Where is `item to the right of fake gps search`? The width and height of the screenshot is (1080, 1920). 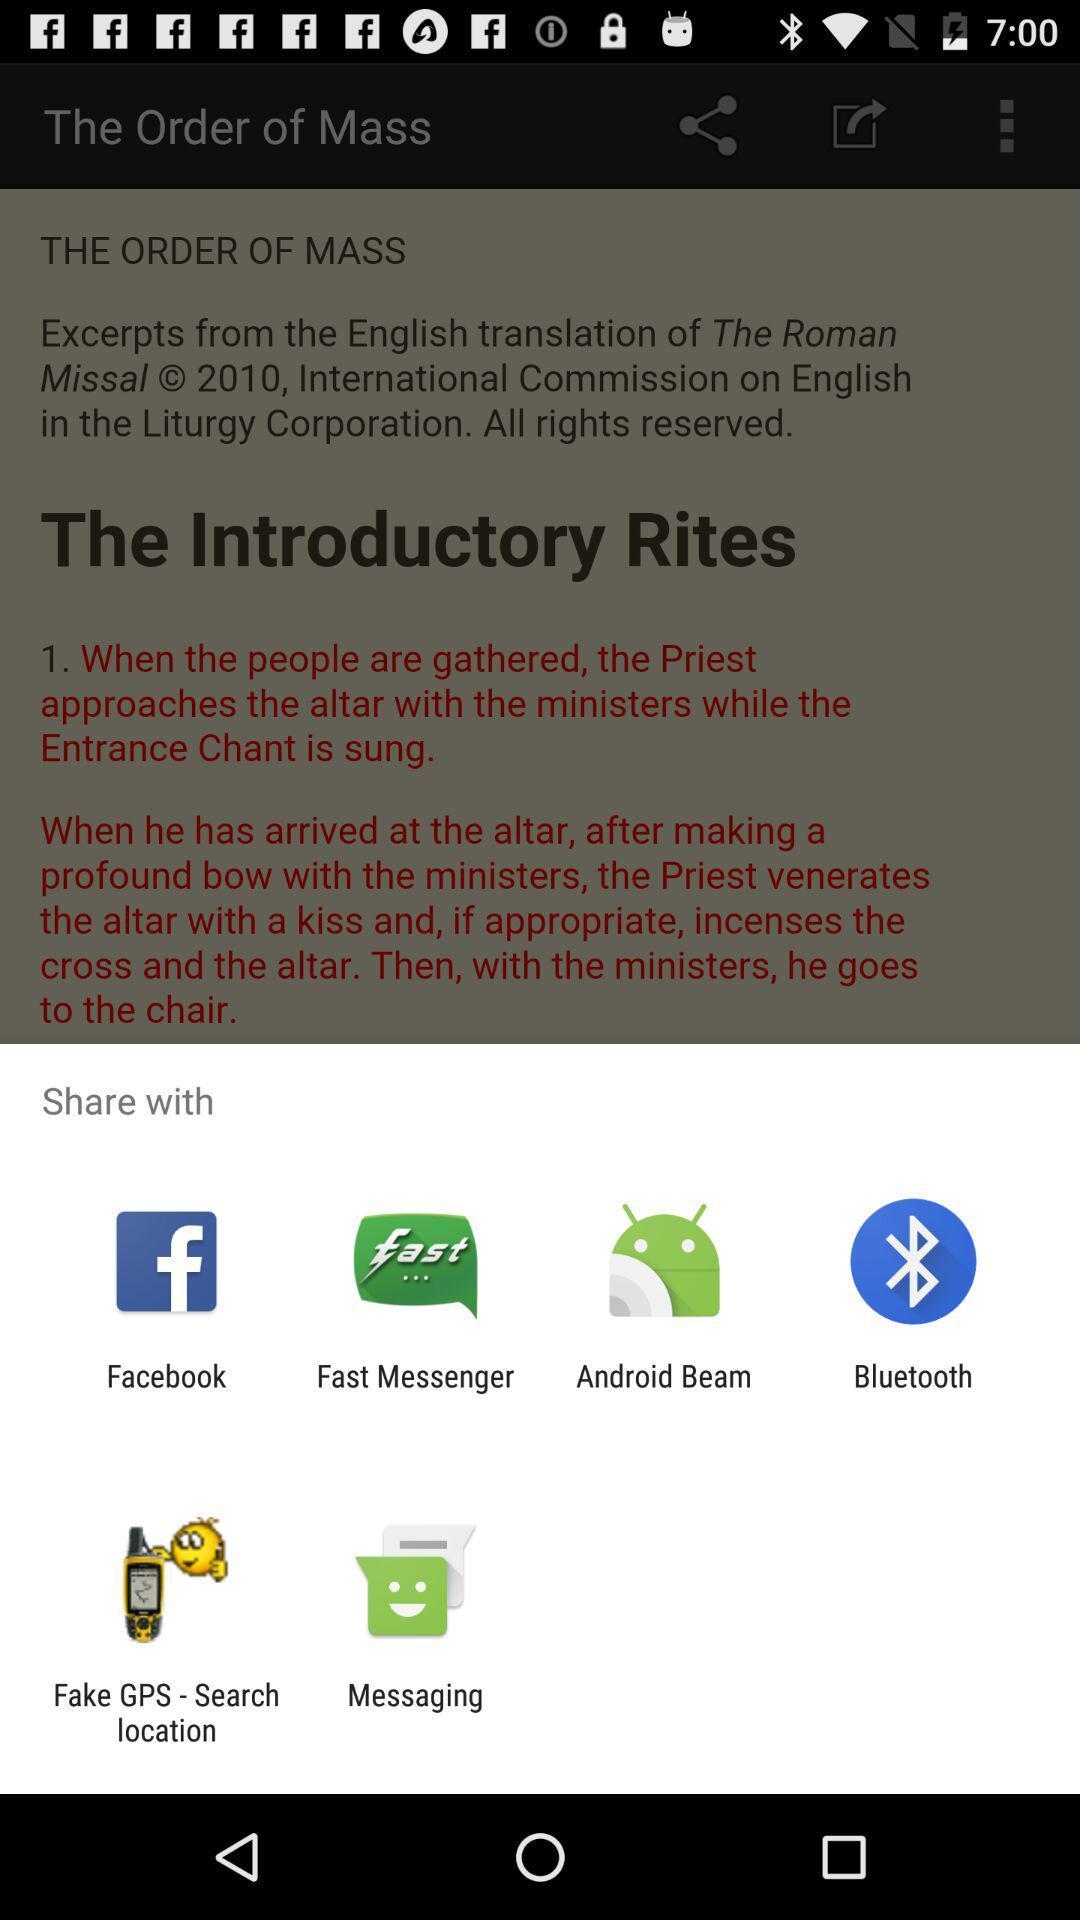 item to the right of fake gps search is located at coordinates (414, 1711).